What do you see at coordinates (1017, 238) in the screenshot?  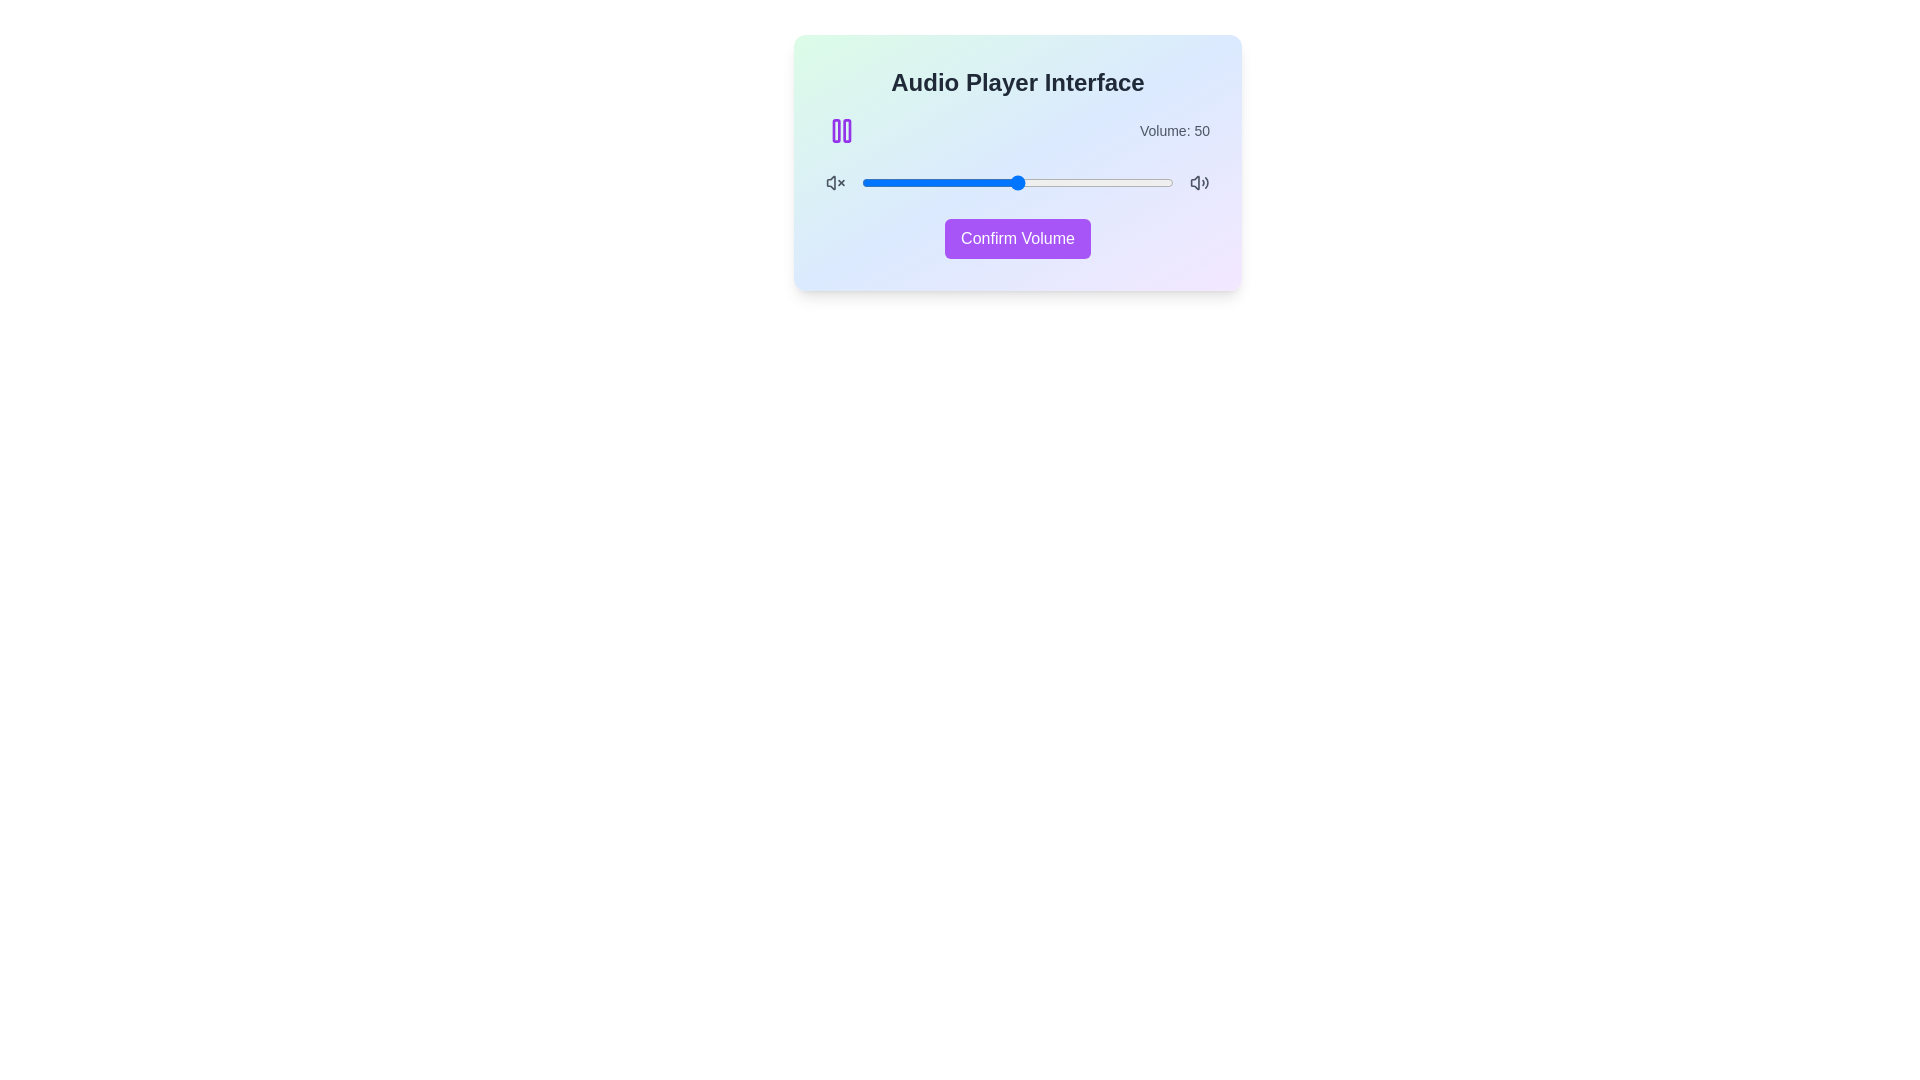 I see `the confirm button located at the bottom of the card-like interface` at bounding box center [1017, 238].